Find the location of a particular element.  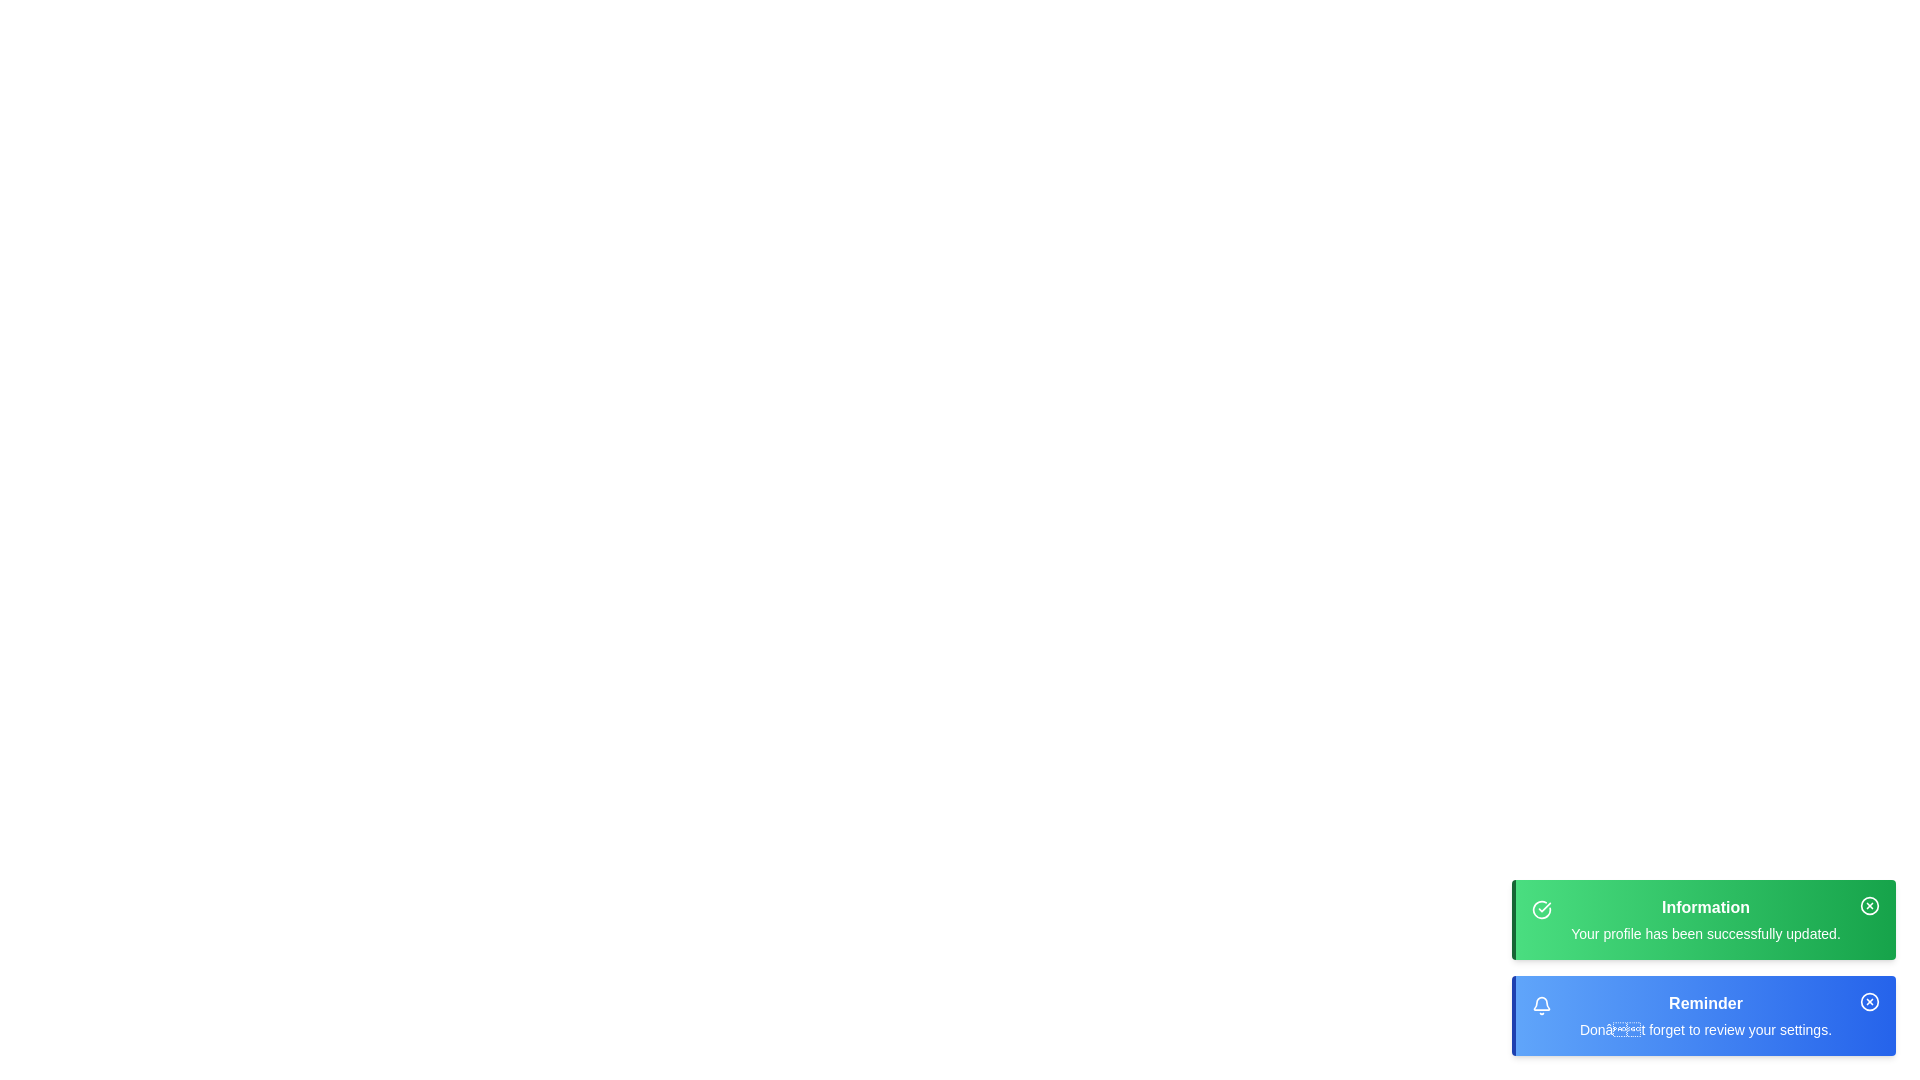

static text message that states 'Your profile has been successfully updated.' which is displayed in white on a green background, located below the 'Information' header is located at coordinates (1704, 933).